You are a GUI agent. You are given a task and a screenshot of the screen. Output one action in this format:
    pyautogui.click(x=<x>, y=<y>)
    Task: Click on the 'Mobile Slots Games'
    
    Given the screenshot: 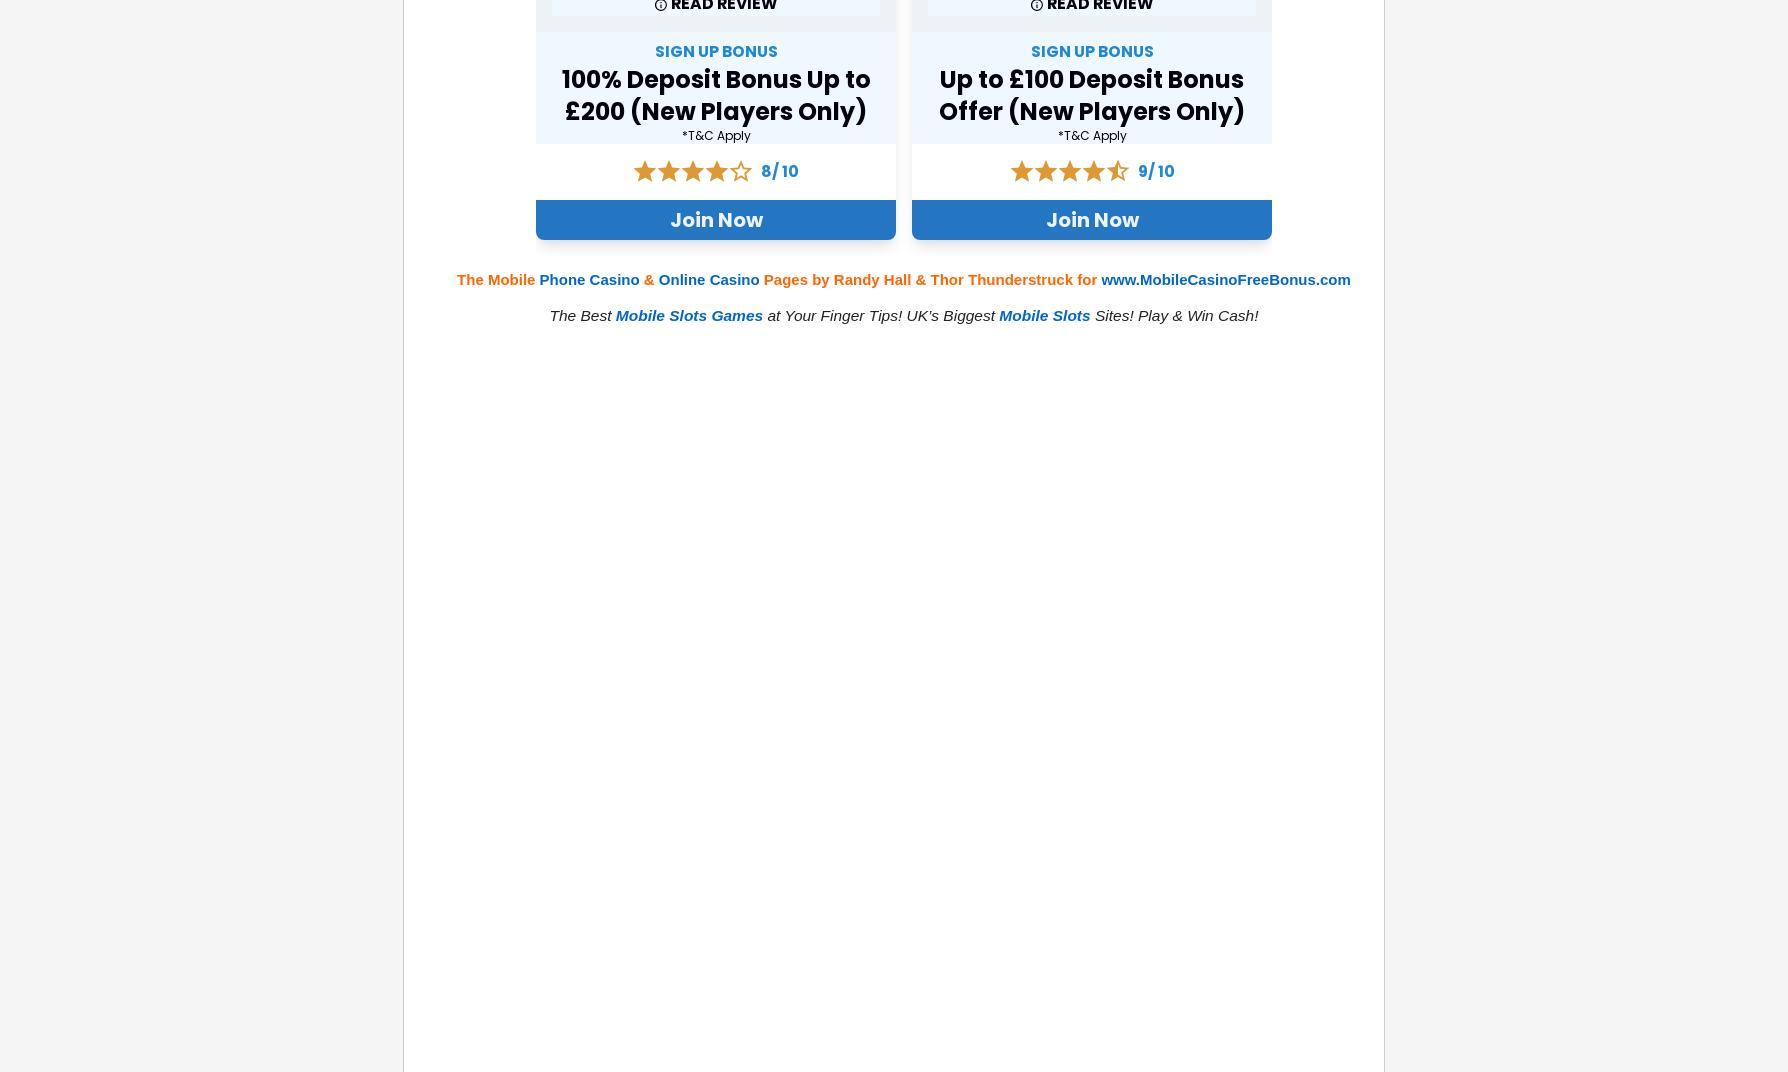 What is the action you would take?
    pyautogui.click(x=687, y=313)
    